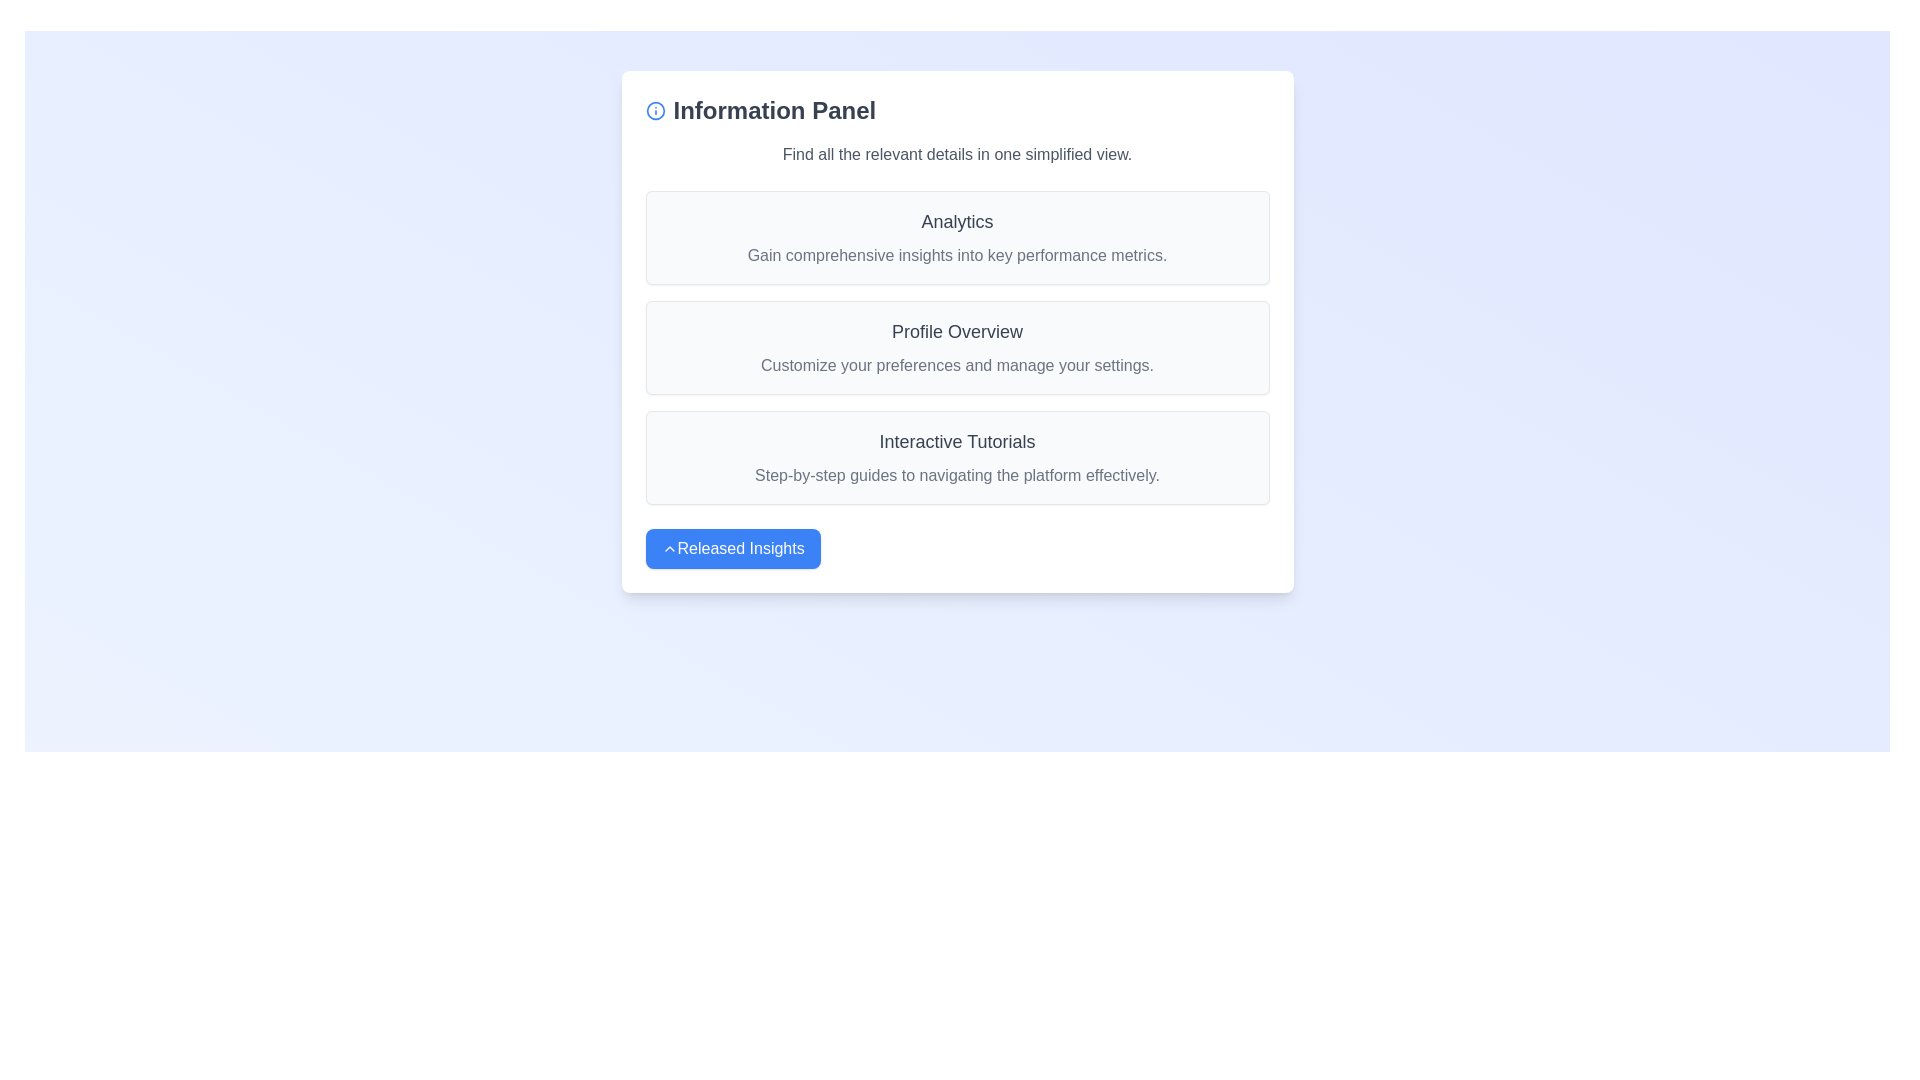  Describe the element at coordinates (956, 330) in the screenshot. I see `the 'Profile Overview' text label` at that location.